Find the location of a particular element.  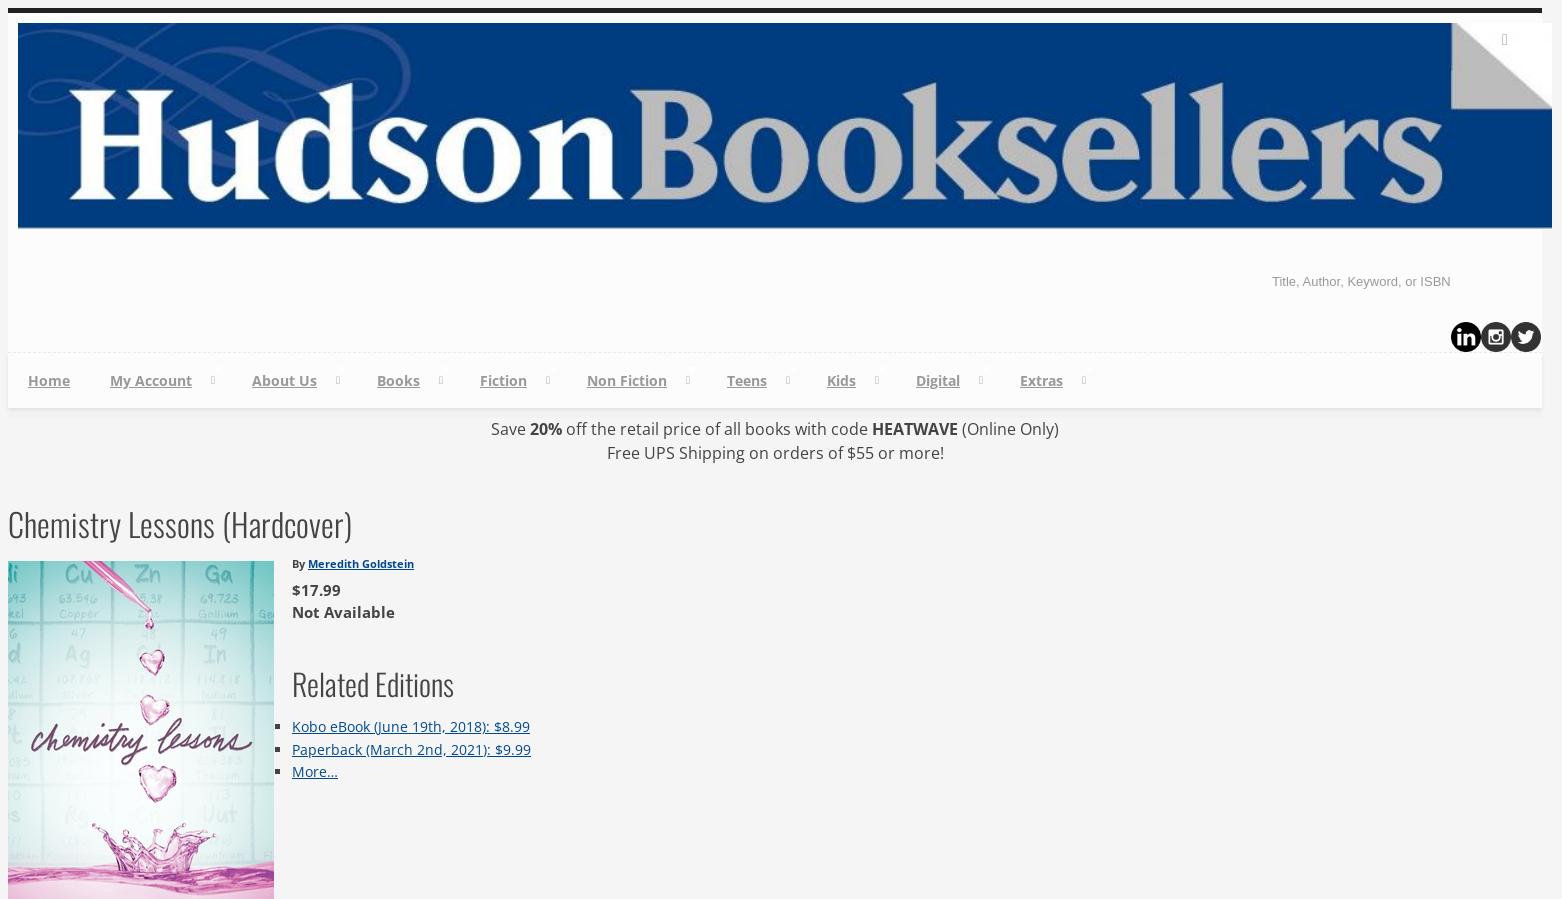

'Related Editions' is located at coordinates (373, 682).